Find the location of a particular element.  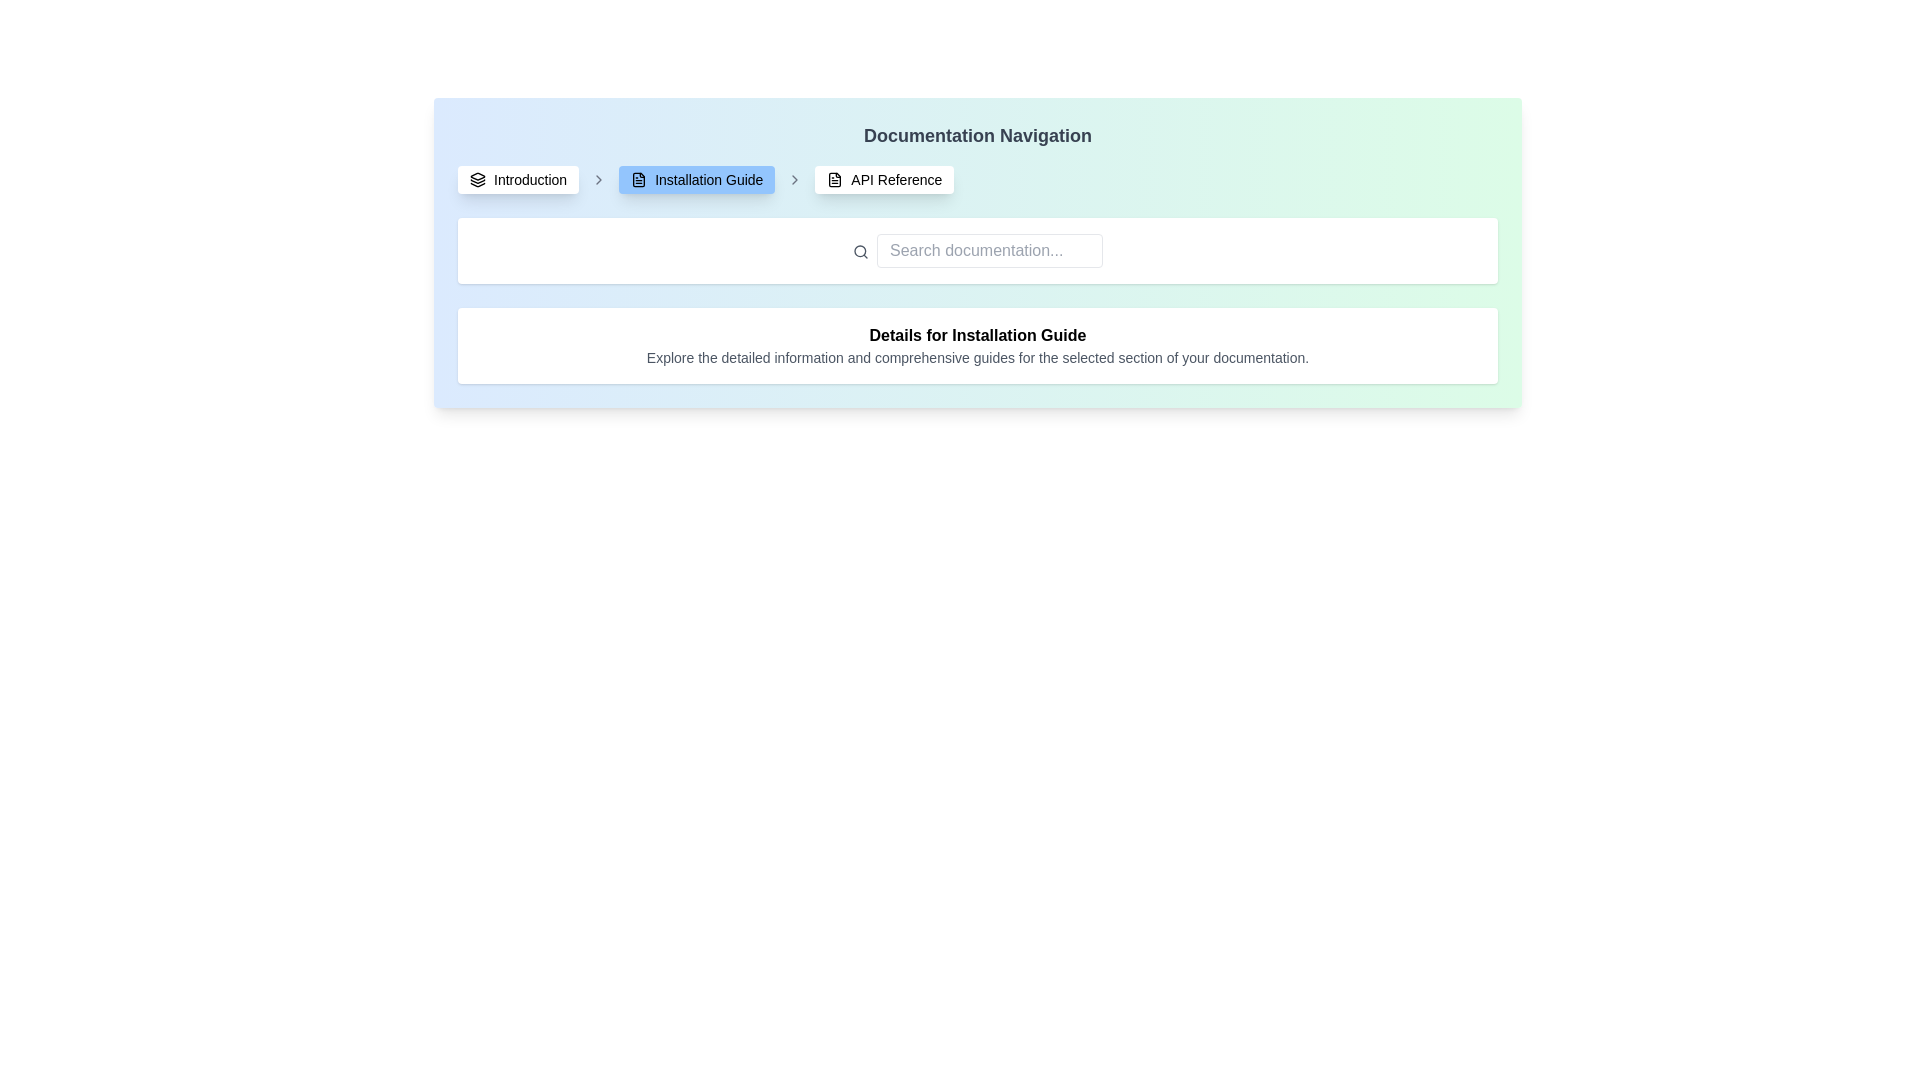

the 'API Reference' tab in the horizontal navigation bar is located at coordinates (883, 180).